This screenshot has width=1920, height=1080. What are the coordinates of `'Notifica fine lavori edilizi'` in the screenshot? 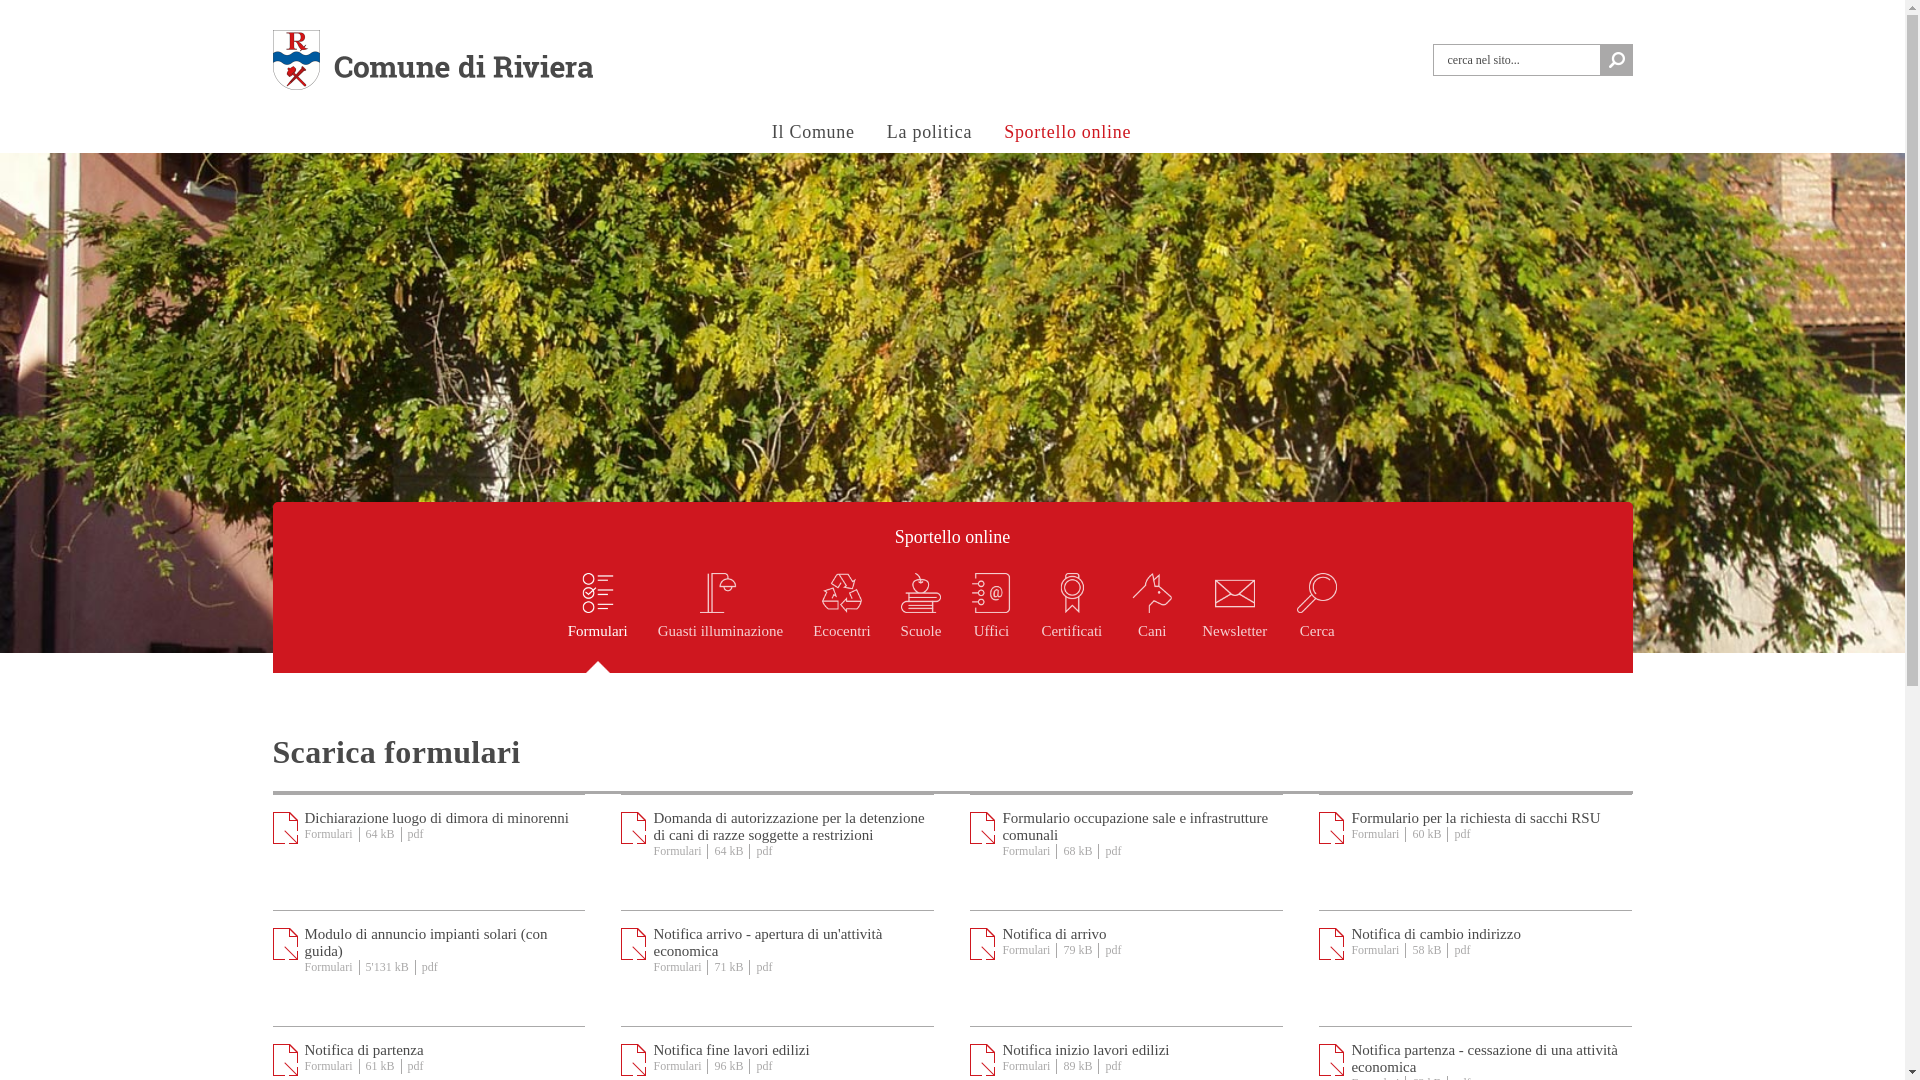 It's located at (729, 1048).